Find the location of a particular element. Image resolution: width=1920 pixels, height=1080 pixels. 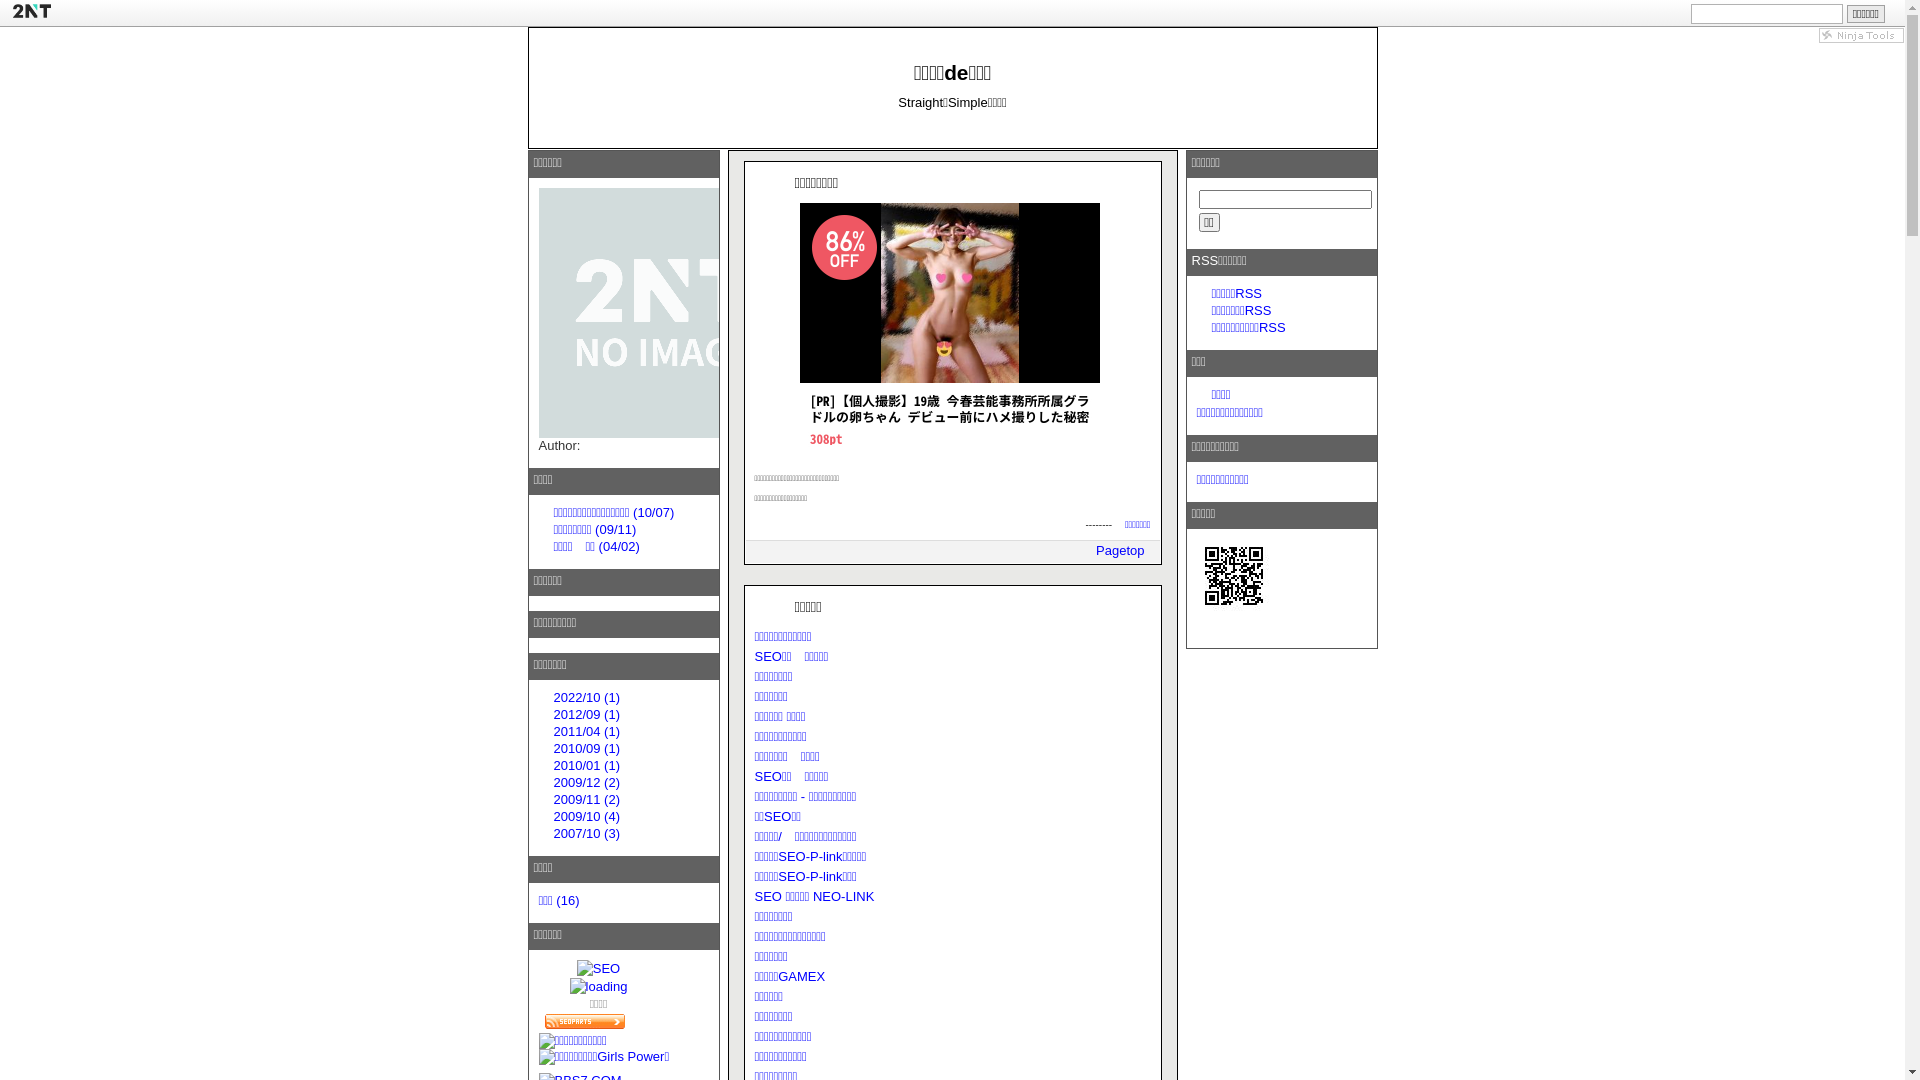

'2009/12 (2)' is located at coordinates (553, 781).